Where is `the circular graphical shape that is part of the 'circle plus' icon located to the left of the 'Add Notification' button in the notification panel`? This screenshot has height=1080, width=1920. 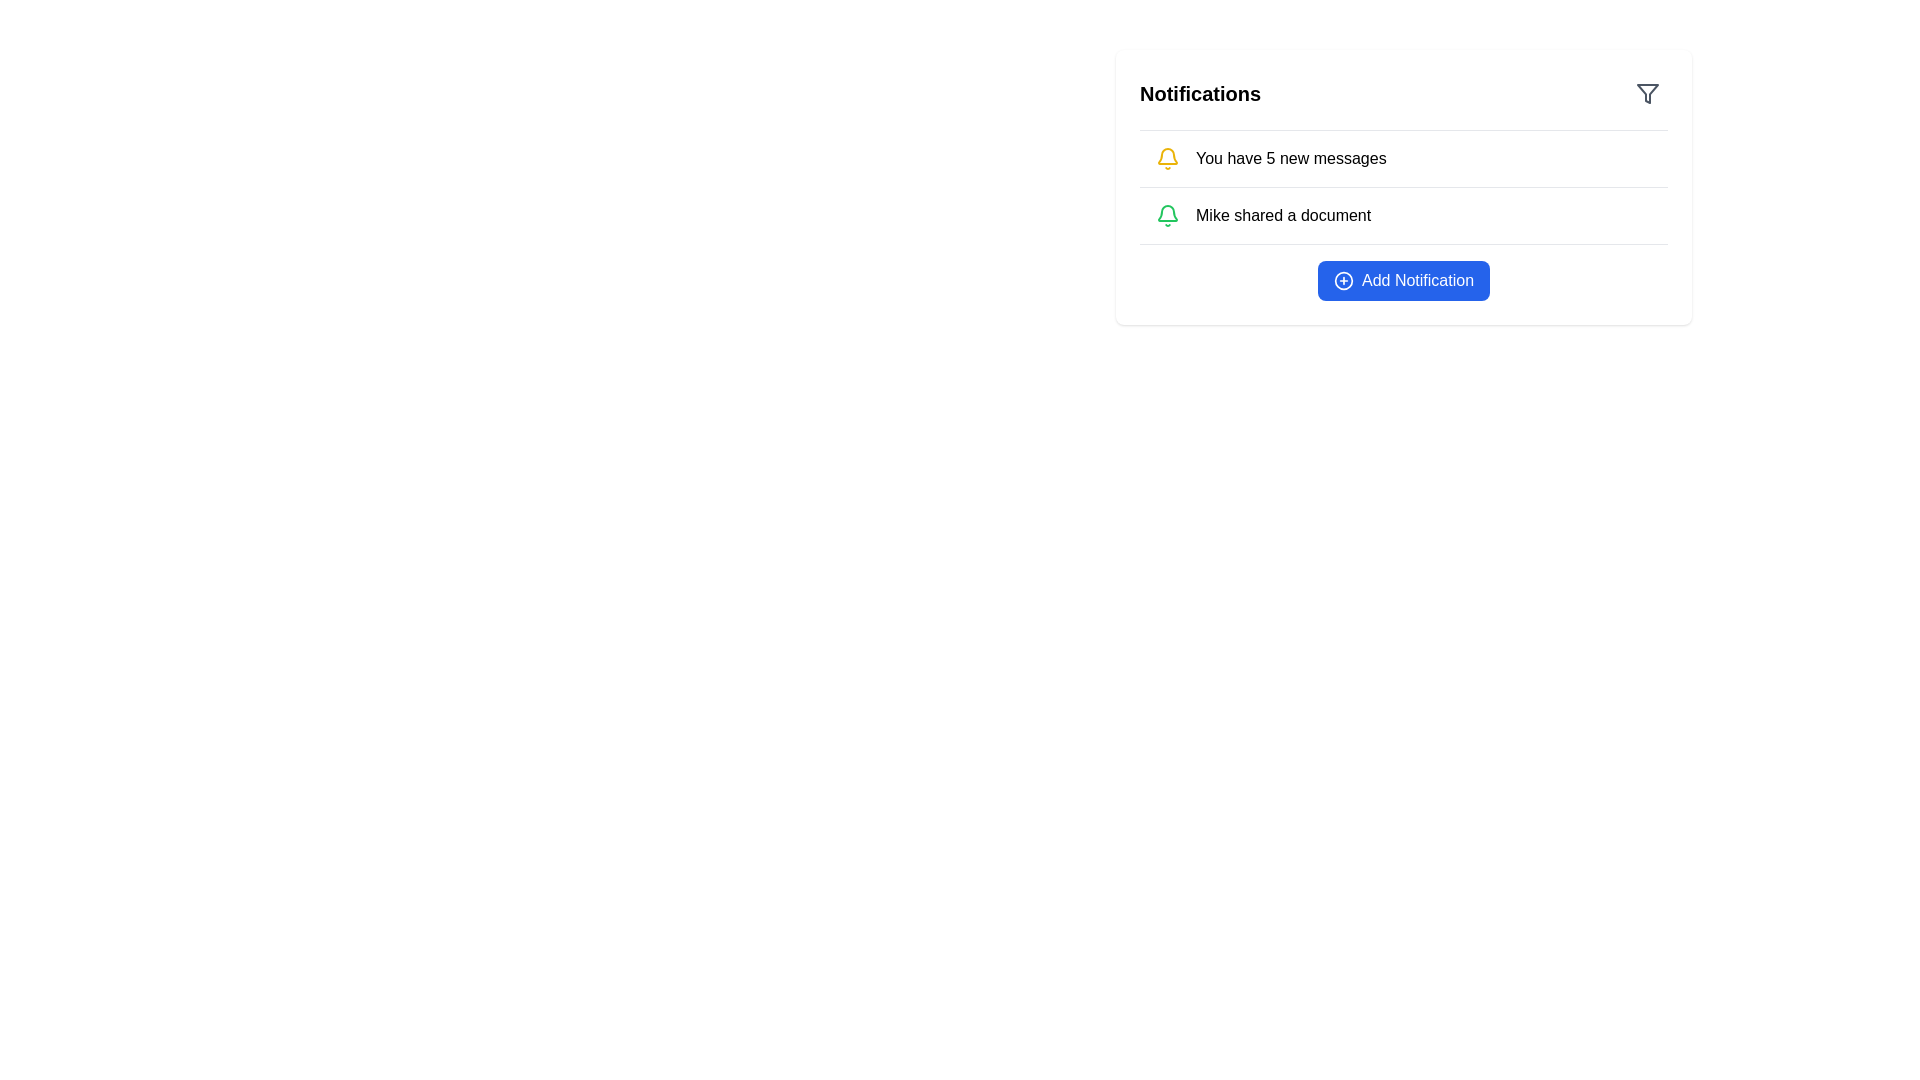 the circular graphical shape that is part of the 'circle plus' icon located to the left of the 'Add Notification' button in the notification panel is located at coordinates (1344, 281).